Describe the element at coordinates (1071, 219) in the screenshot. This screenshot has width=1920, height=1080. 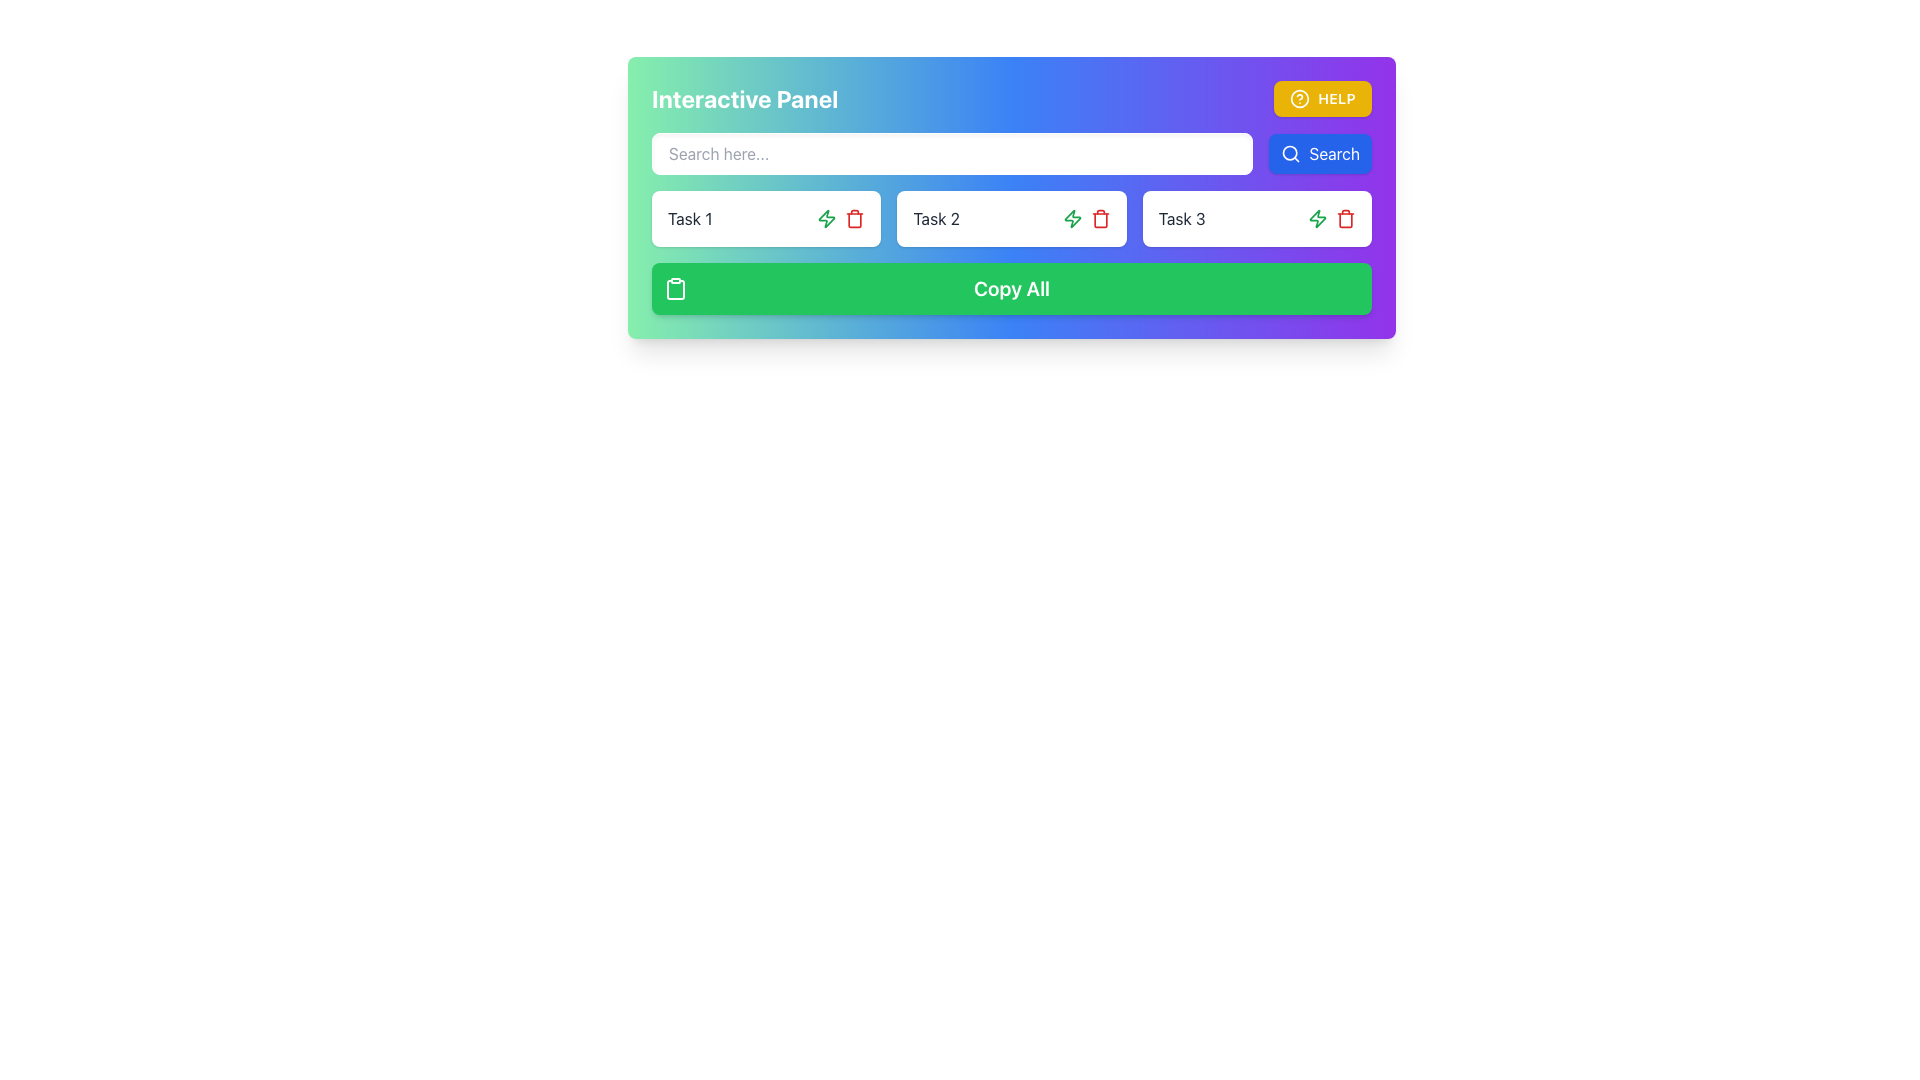
I see `the icon located to the left of the red trashcan icon, which signifies marking or activating an energy-related action for 'Task 3'` at that location.